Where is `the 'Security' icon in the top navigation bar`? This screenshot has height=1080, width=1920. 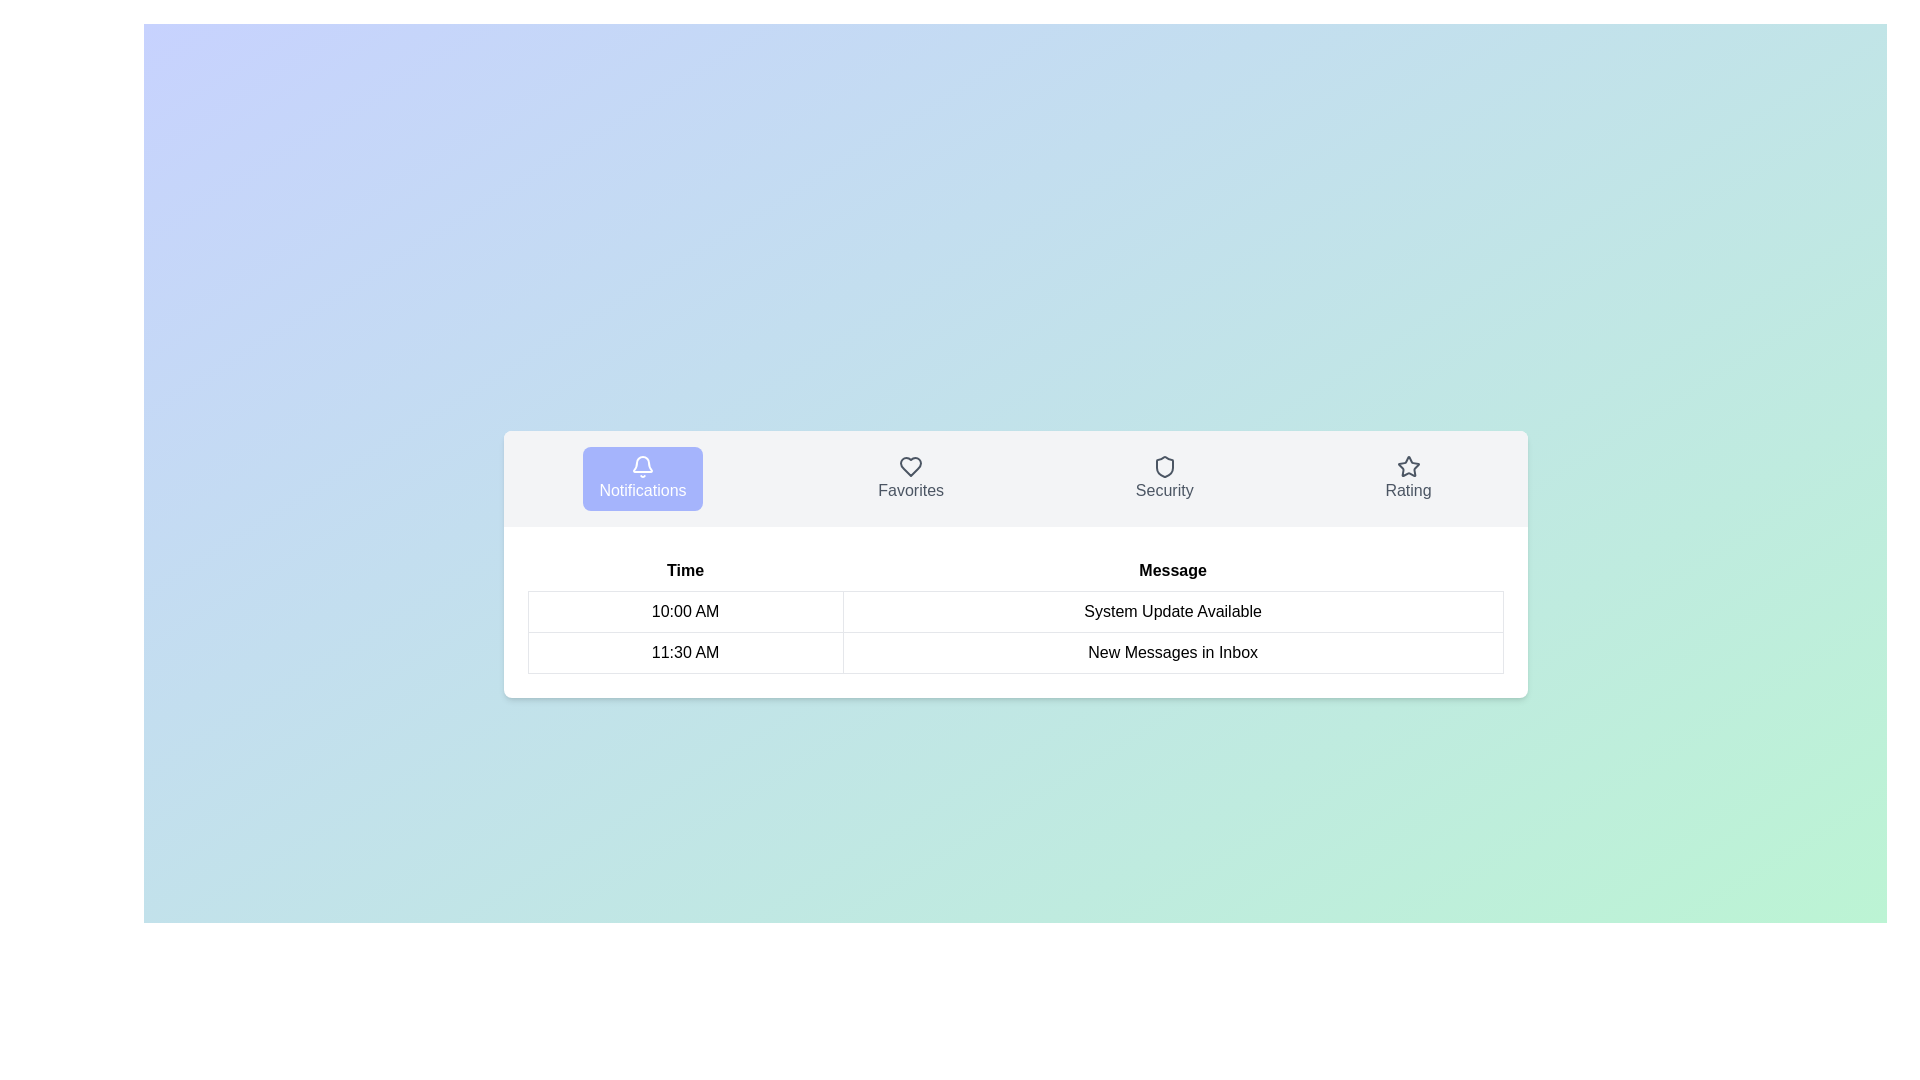 the 'Security' icon in the top navigation bar is located at coordinates (1164, 466).